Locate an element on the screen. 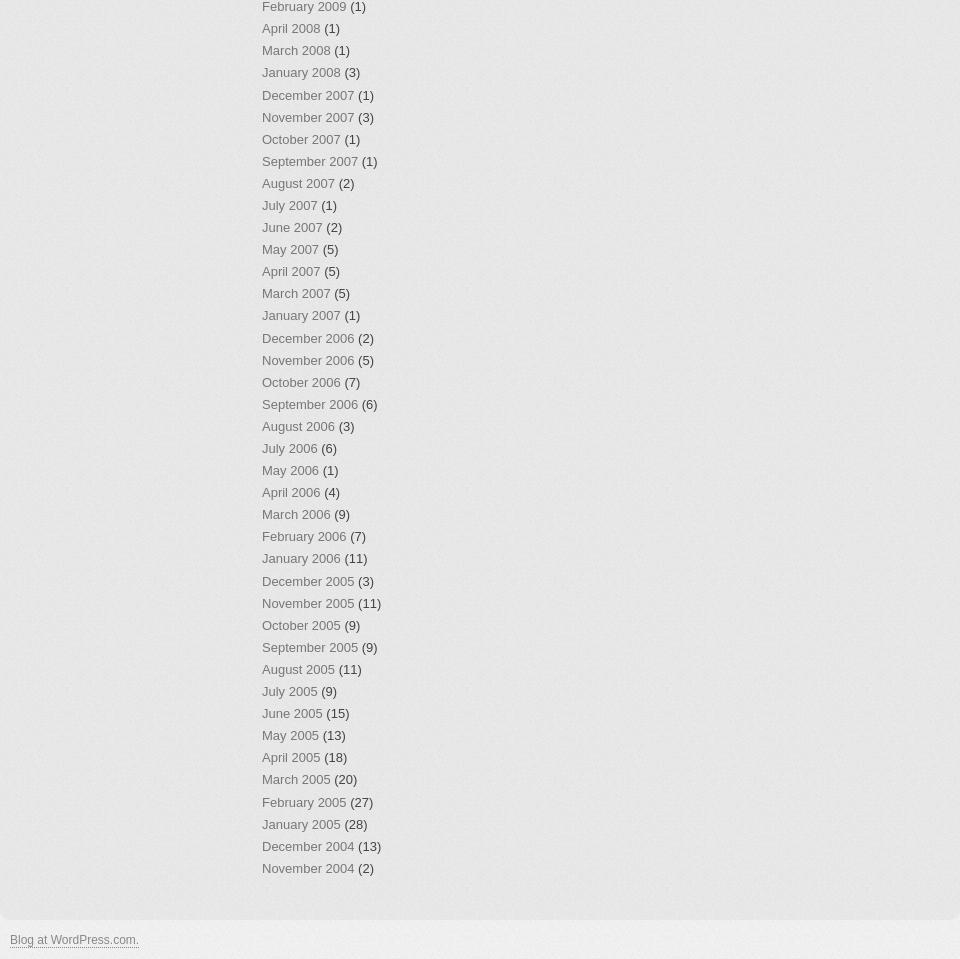 Image resolution: width=960 pixels, height=959 pixels. '(20)' is located at coordinates (343, 779).